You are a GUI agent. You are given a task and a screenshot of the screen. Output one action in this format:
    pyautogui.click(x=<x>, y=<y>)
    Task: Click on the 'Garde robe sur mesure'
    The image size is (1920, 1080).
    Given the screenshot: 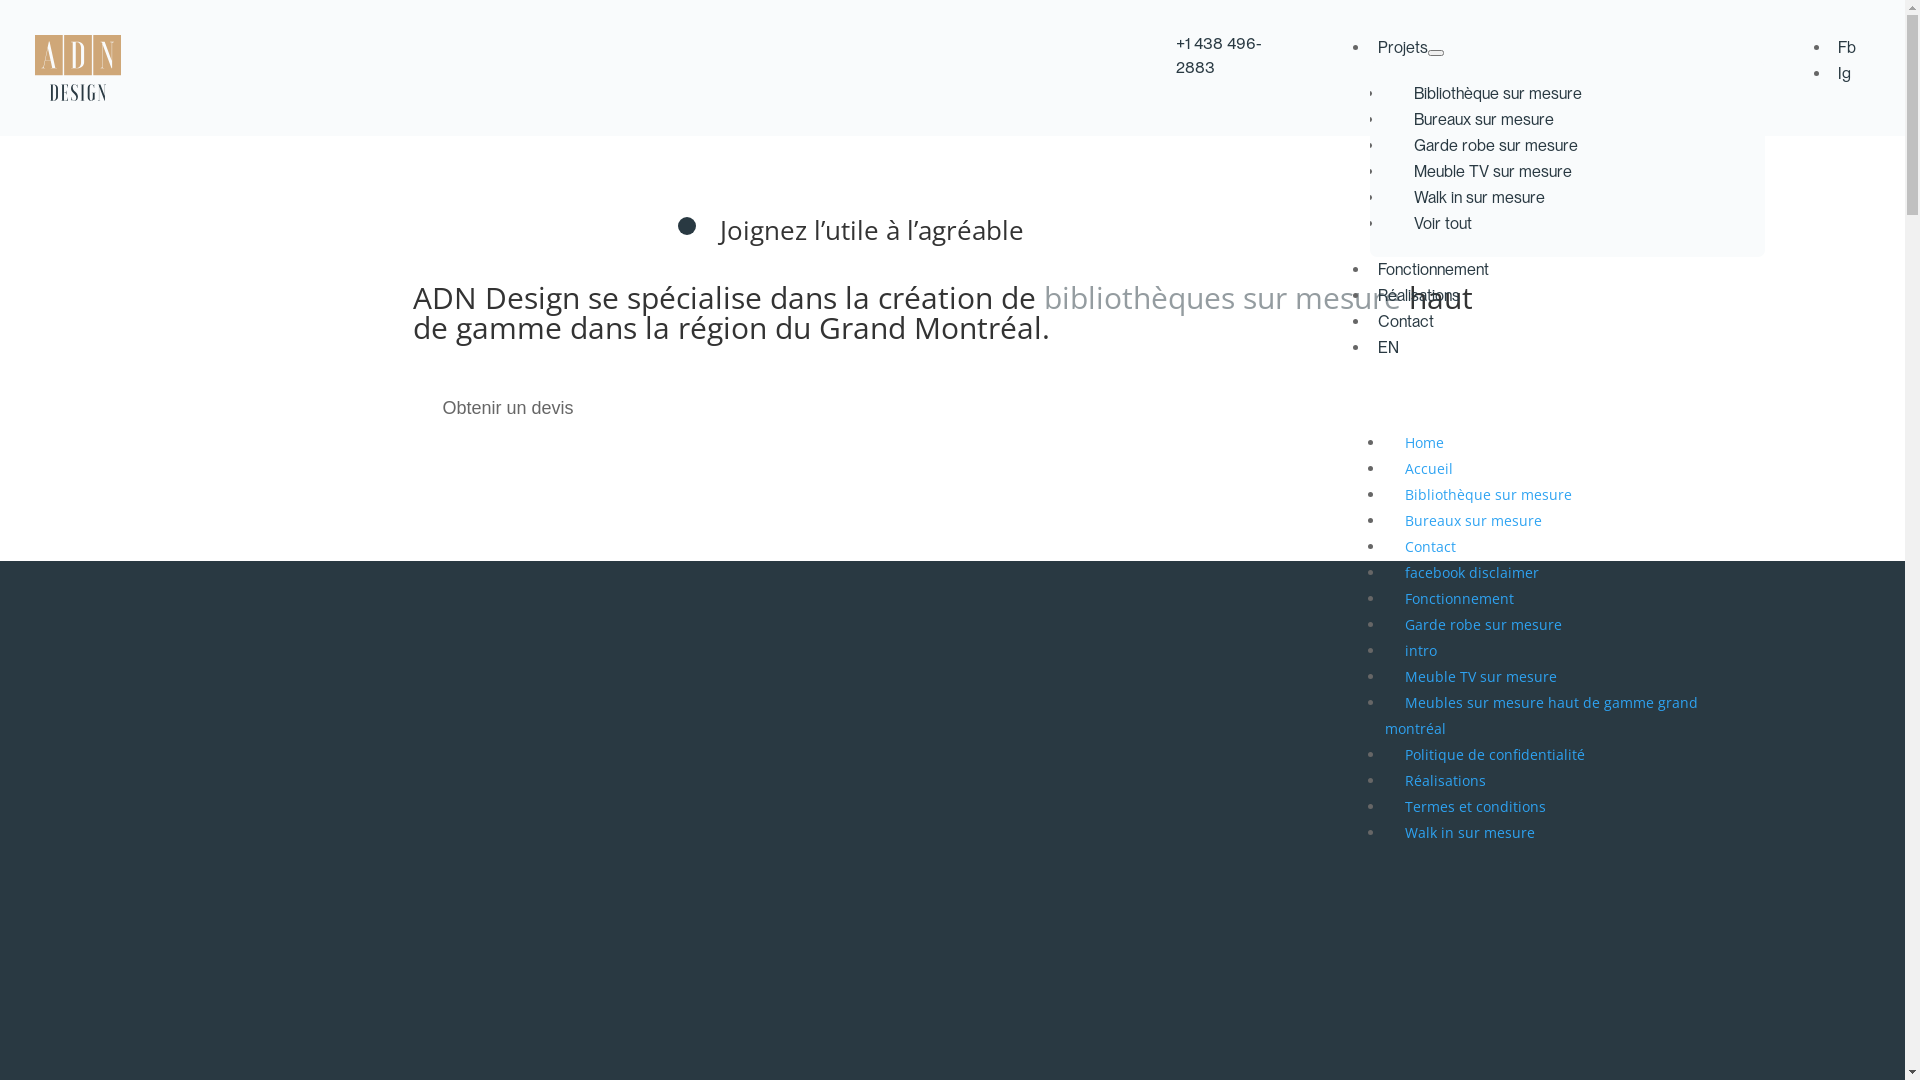 What is the action you would take?
    pyautogui.click(x=1402, y=144)
    